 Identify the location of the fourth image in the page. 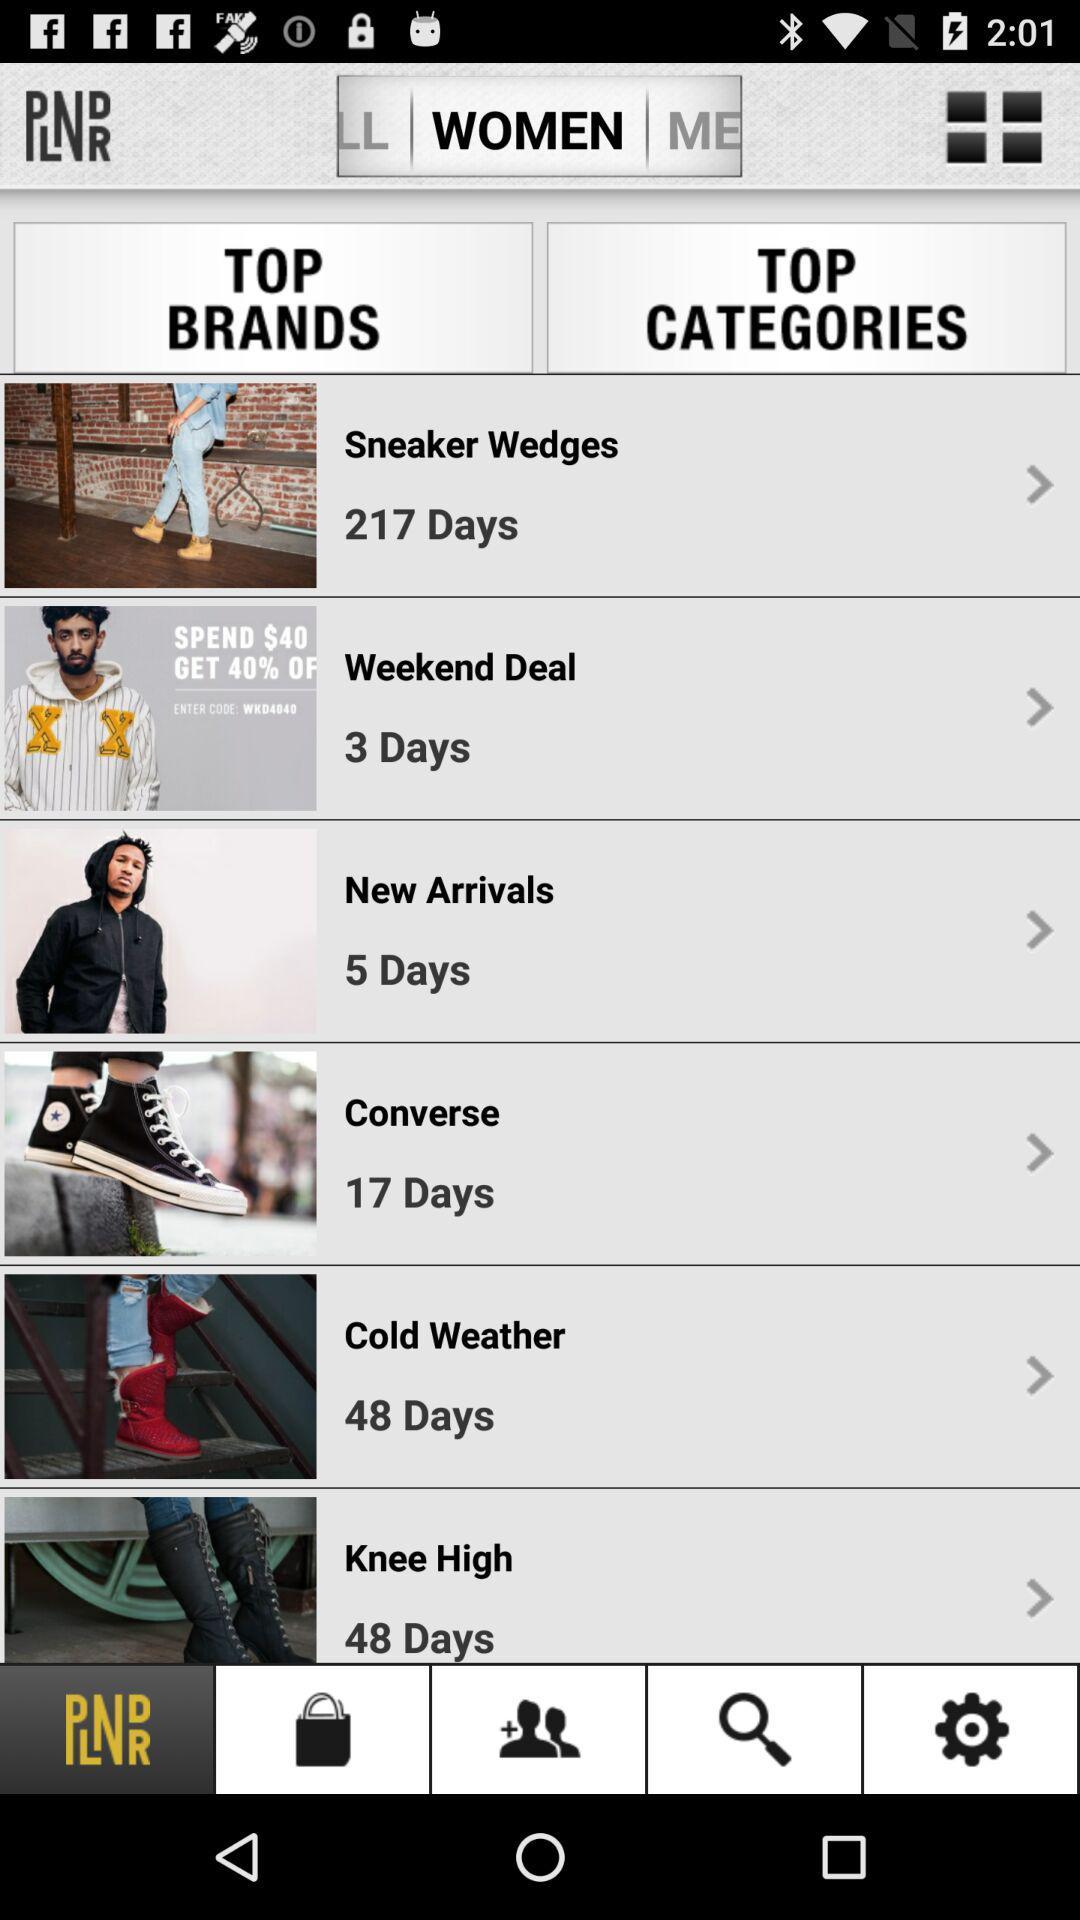
(159, 1153).